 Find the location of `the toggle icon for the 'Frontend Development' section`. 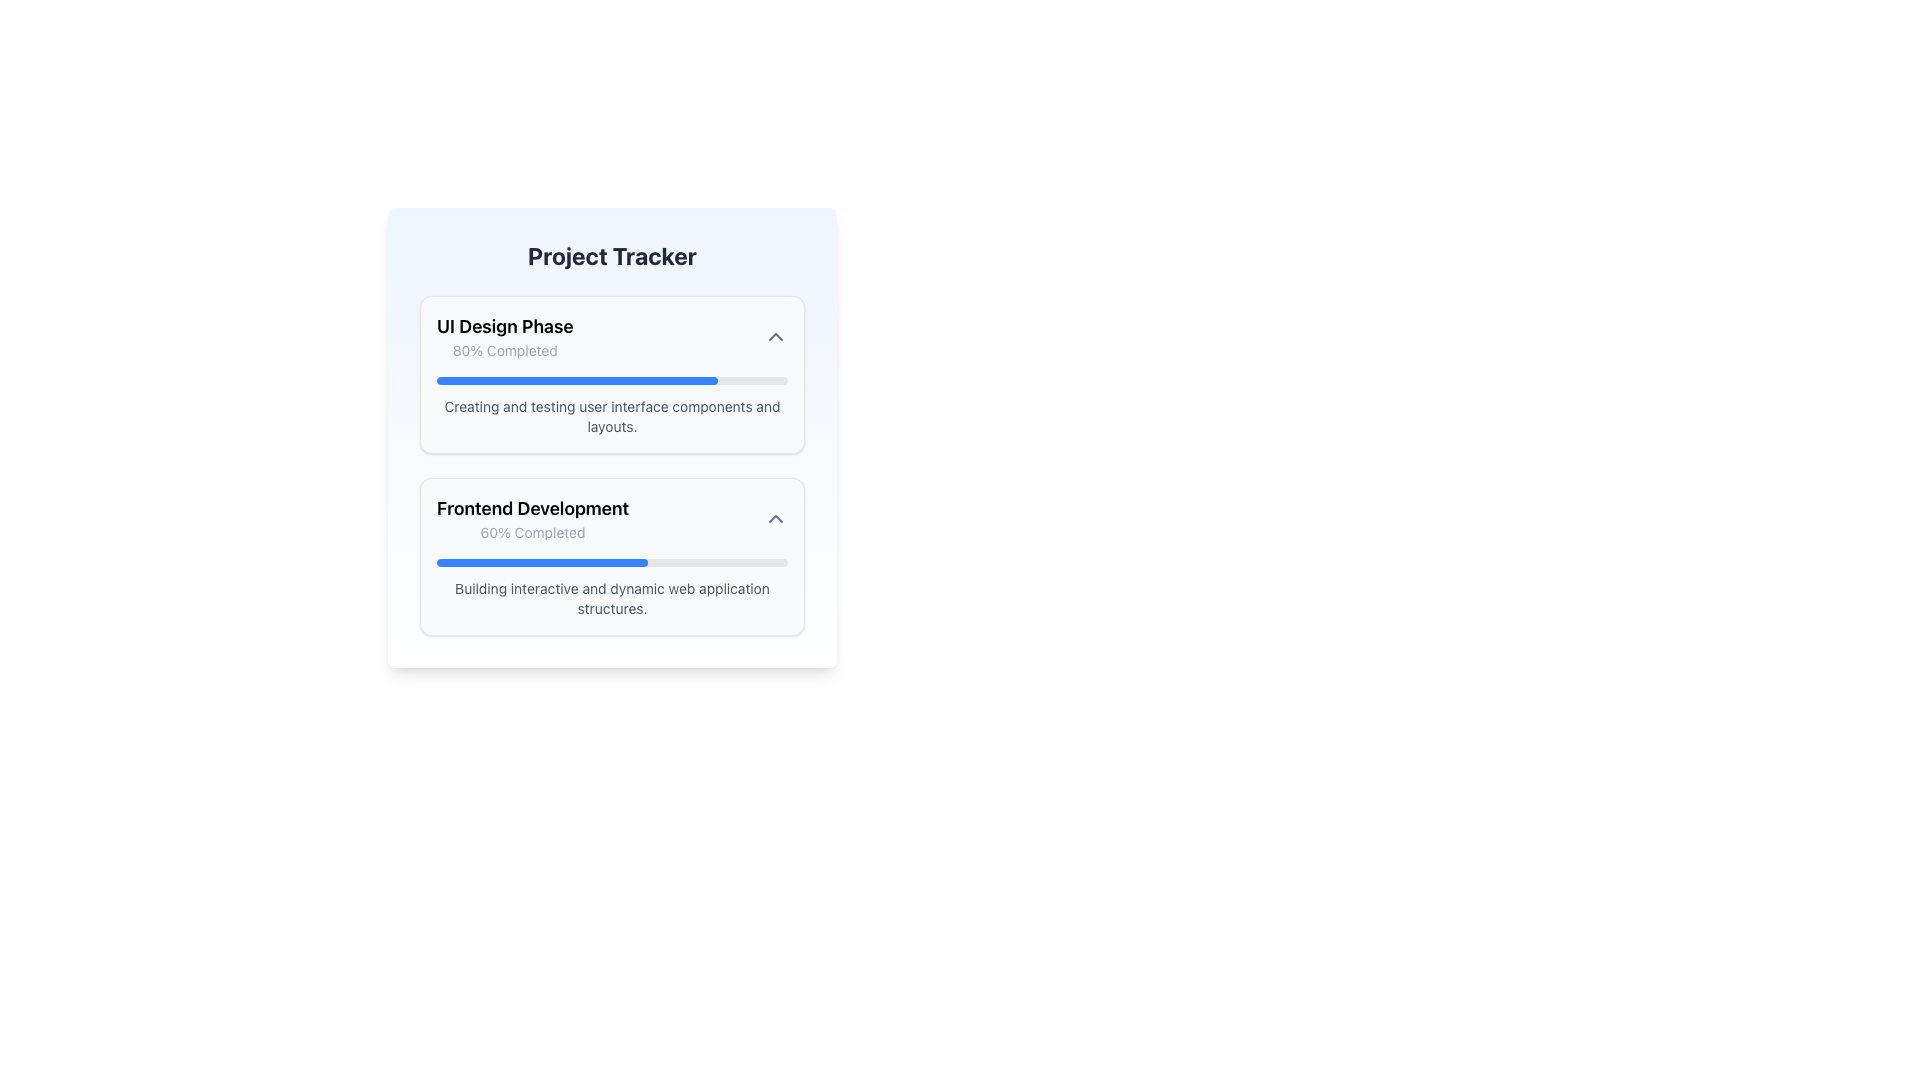

the toggle icon for the 'Frontend Development' section is located at coordinates (775, 518).